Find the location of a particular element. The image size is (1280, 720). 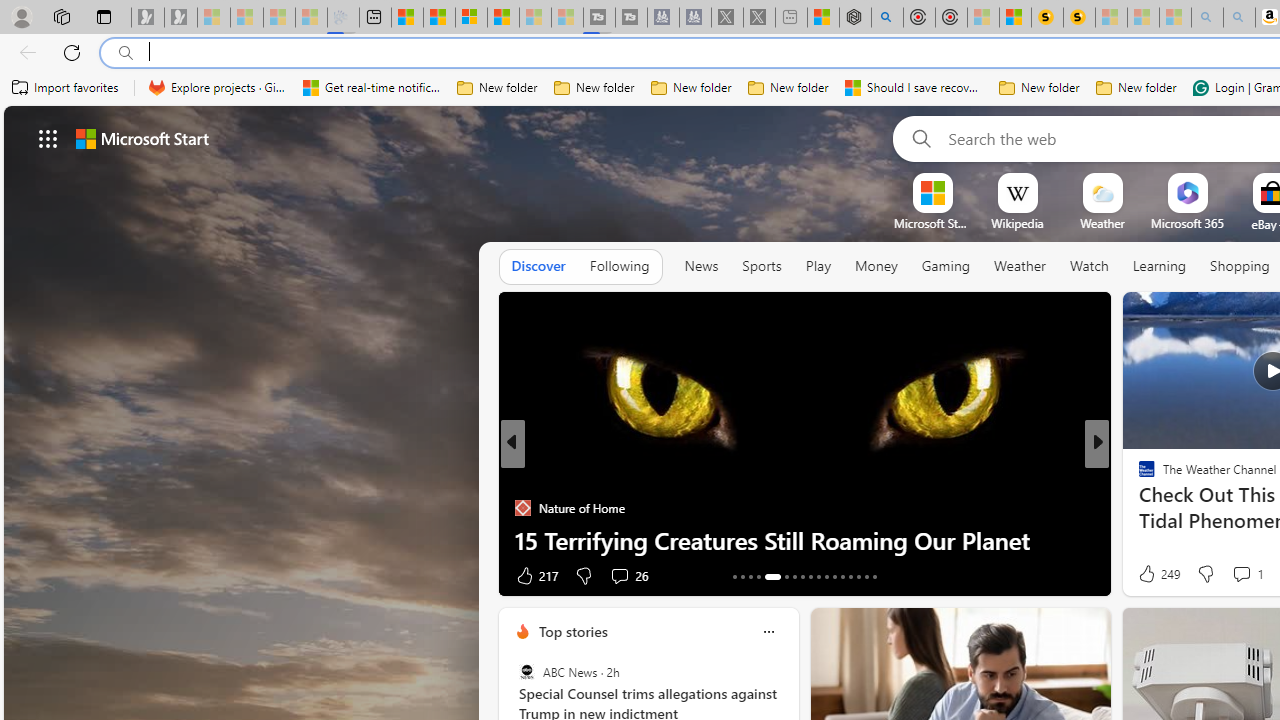

'The Independent' is located at coordinates (1138, 475).